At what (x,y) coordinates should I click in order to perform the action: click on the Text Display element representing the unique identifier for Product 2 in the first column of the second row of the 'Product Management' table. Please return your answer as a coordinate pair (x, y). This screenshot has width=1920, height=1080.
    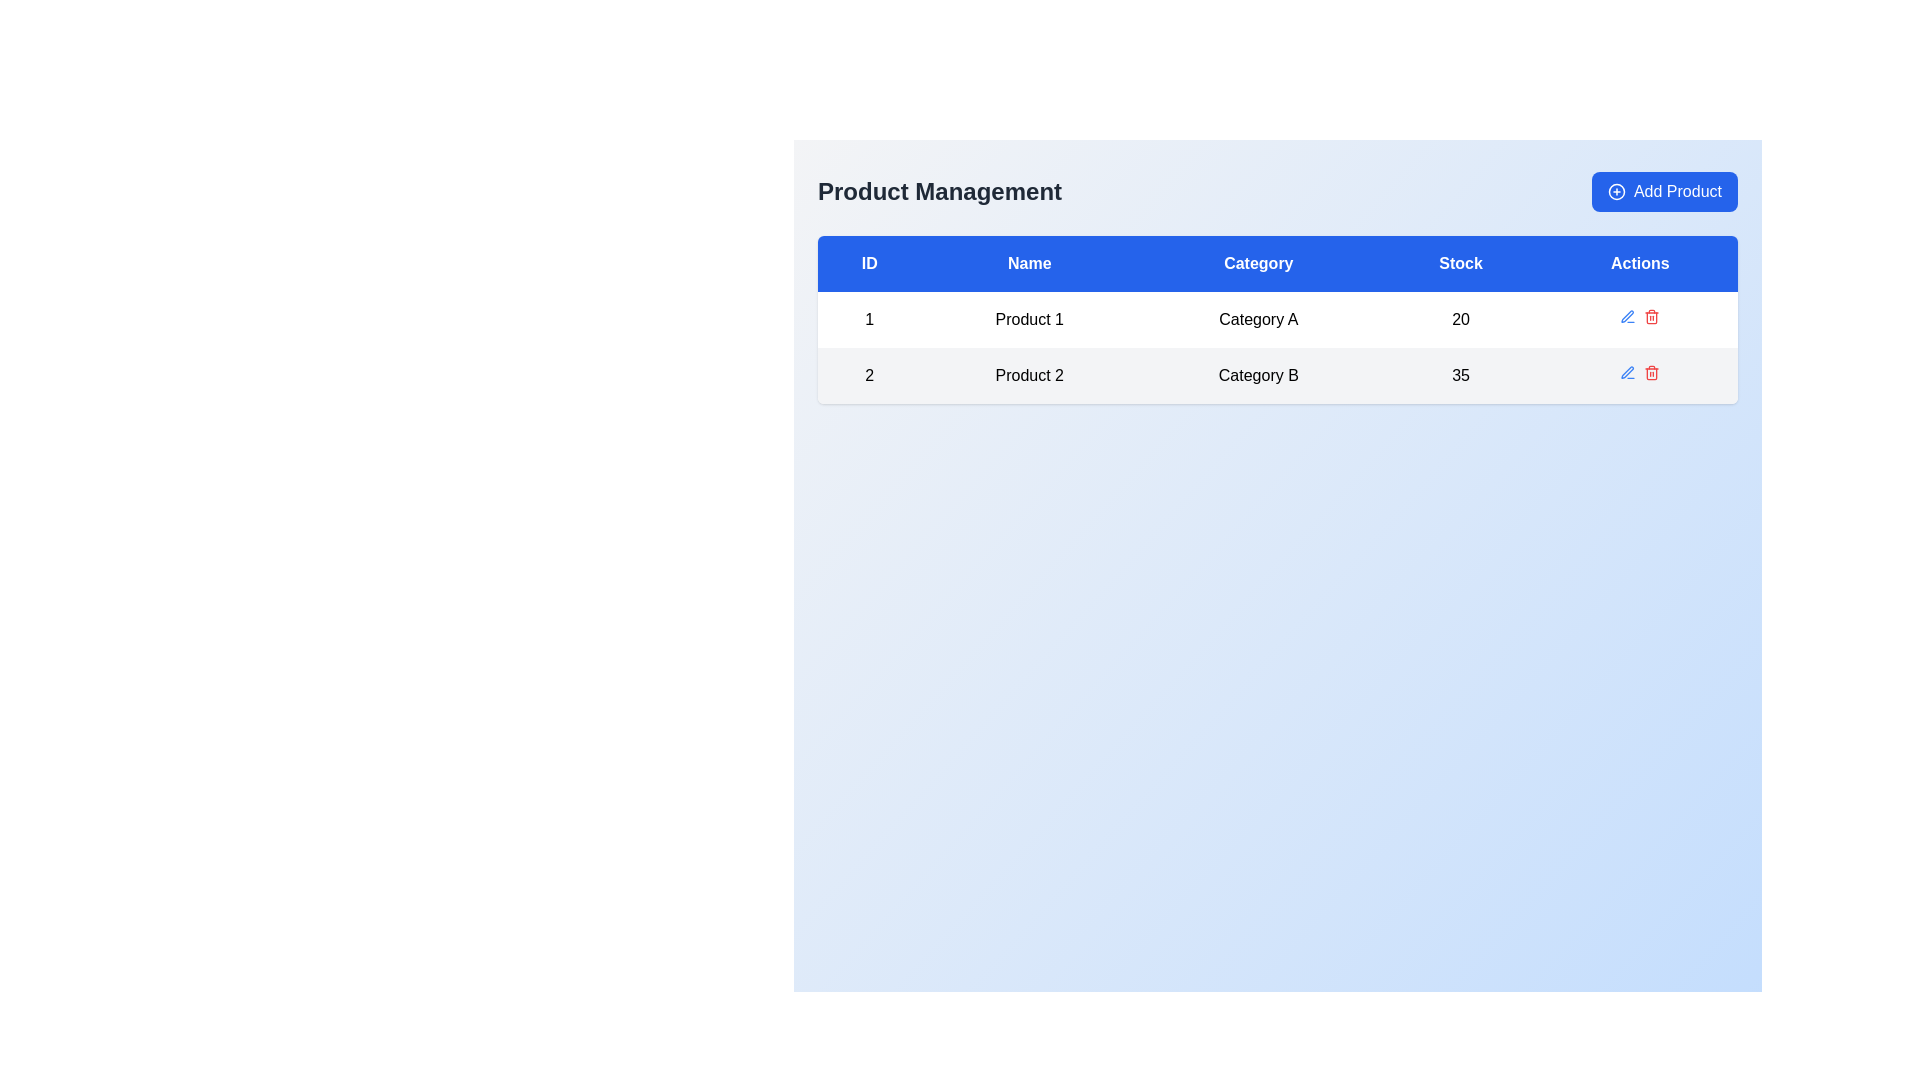
    Looking at the image, I should click on (869, 375).